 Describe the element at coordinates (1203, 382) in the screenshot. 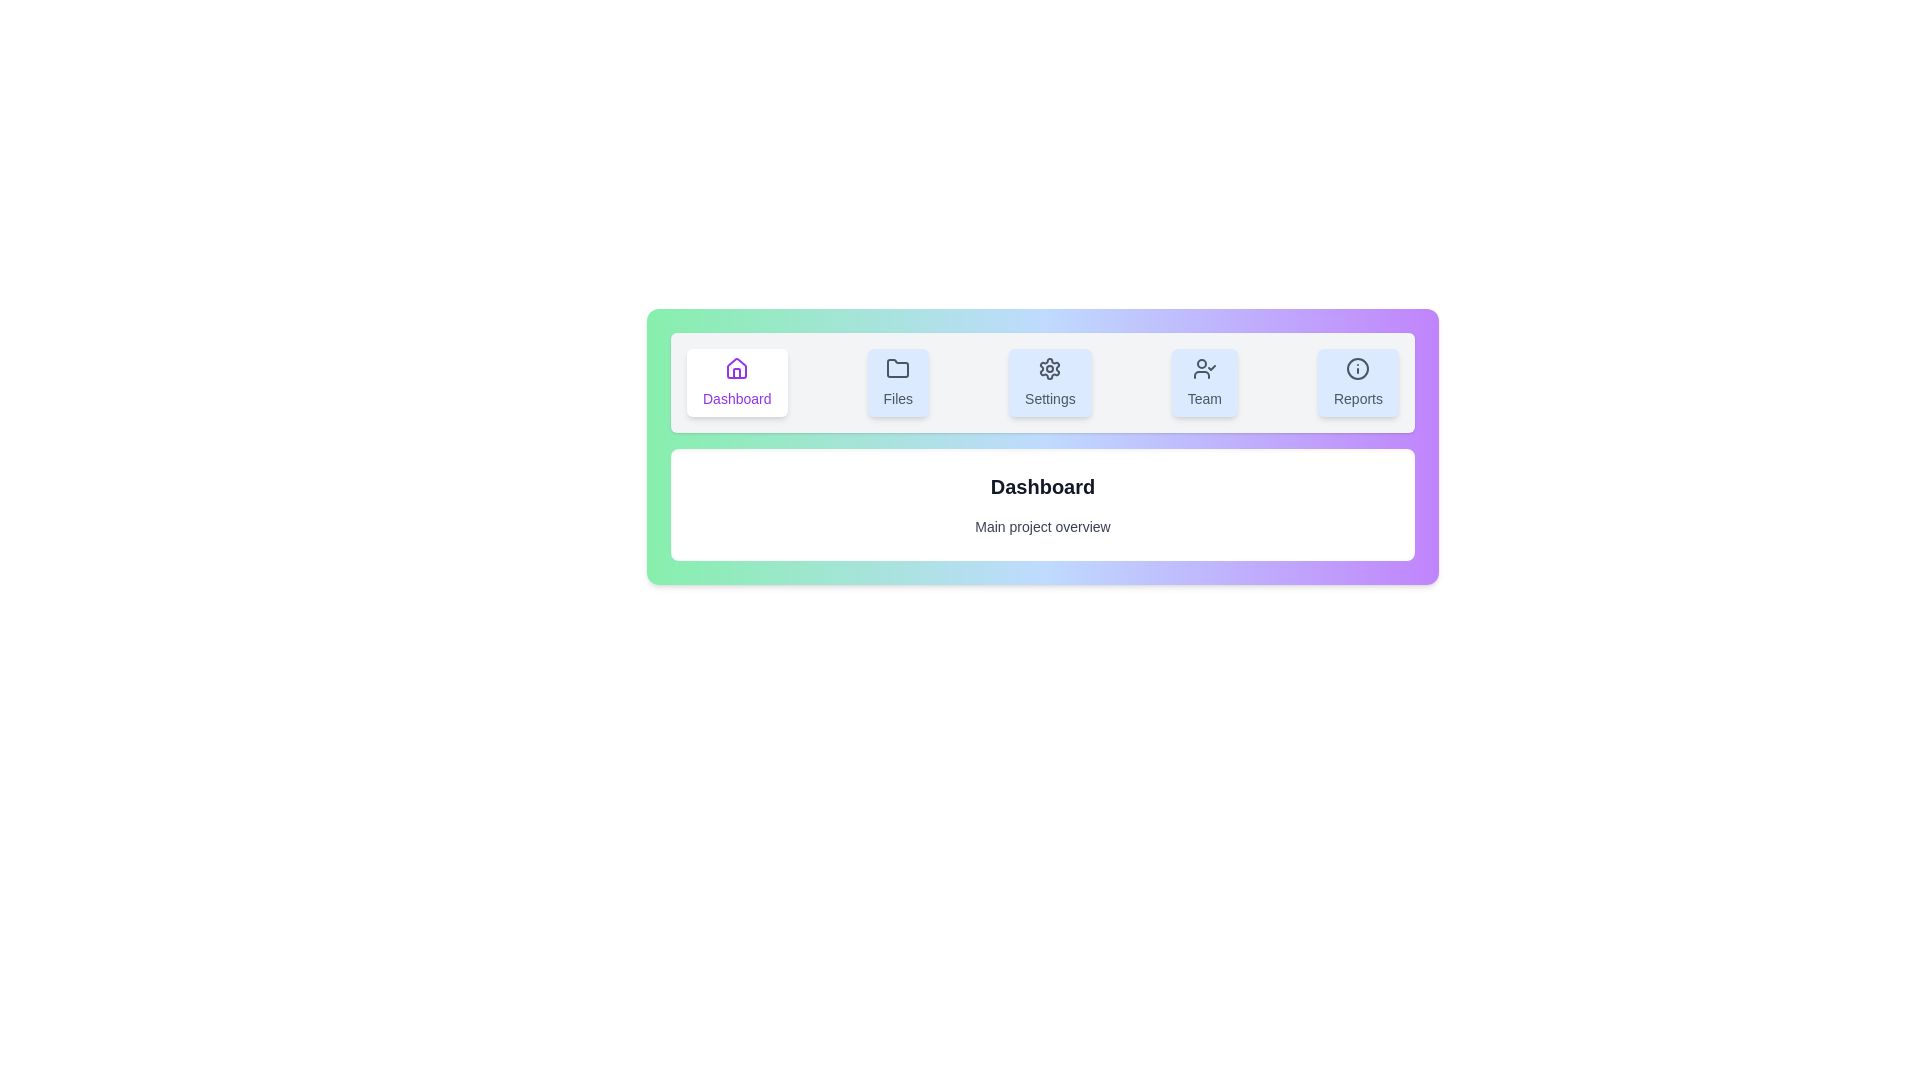

I see `the tab labeled Team to observe the visual feedback` at that location.